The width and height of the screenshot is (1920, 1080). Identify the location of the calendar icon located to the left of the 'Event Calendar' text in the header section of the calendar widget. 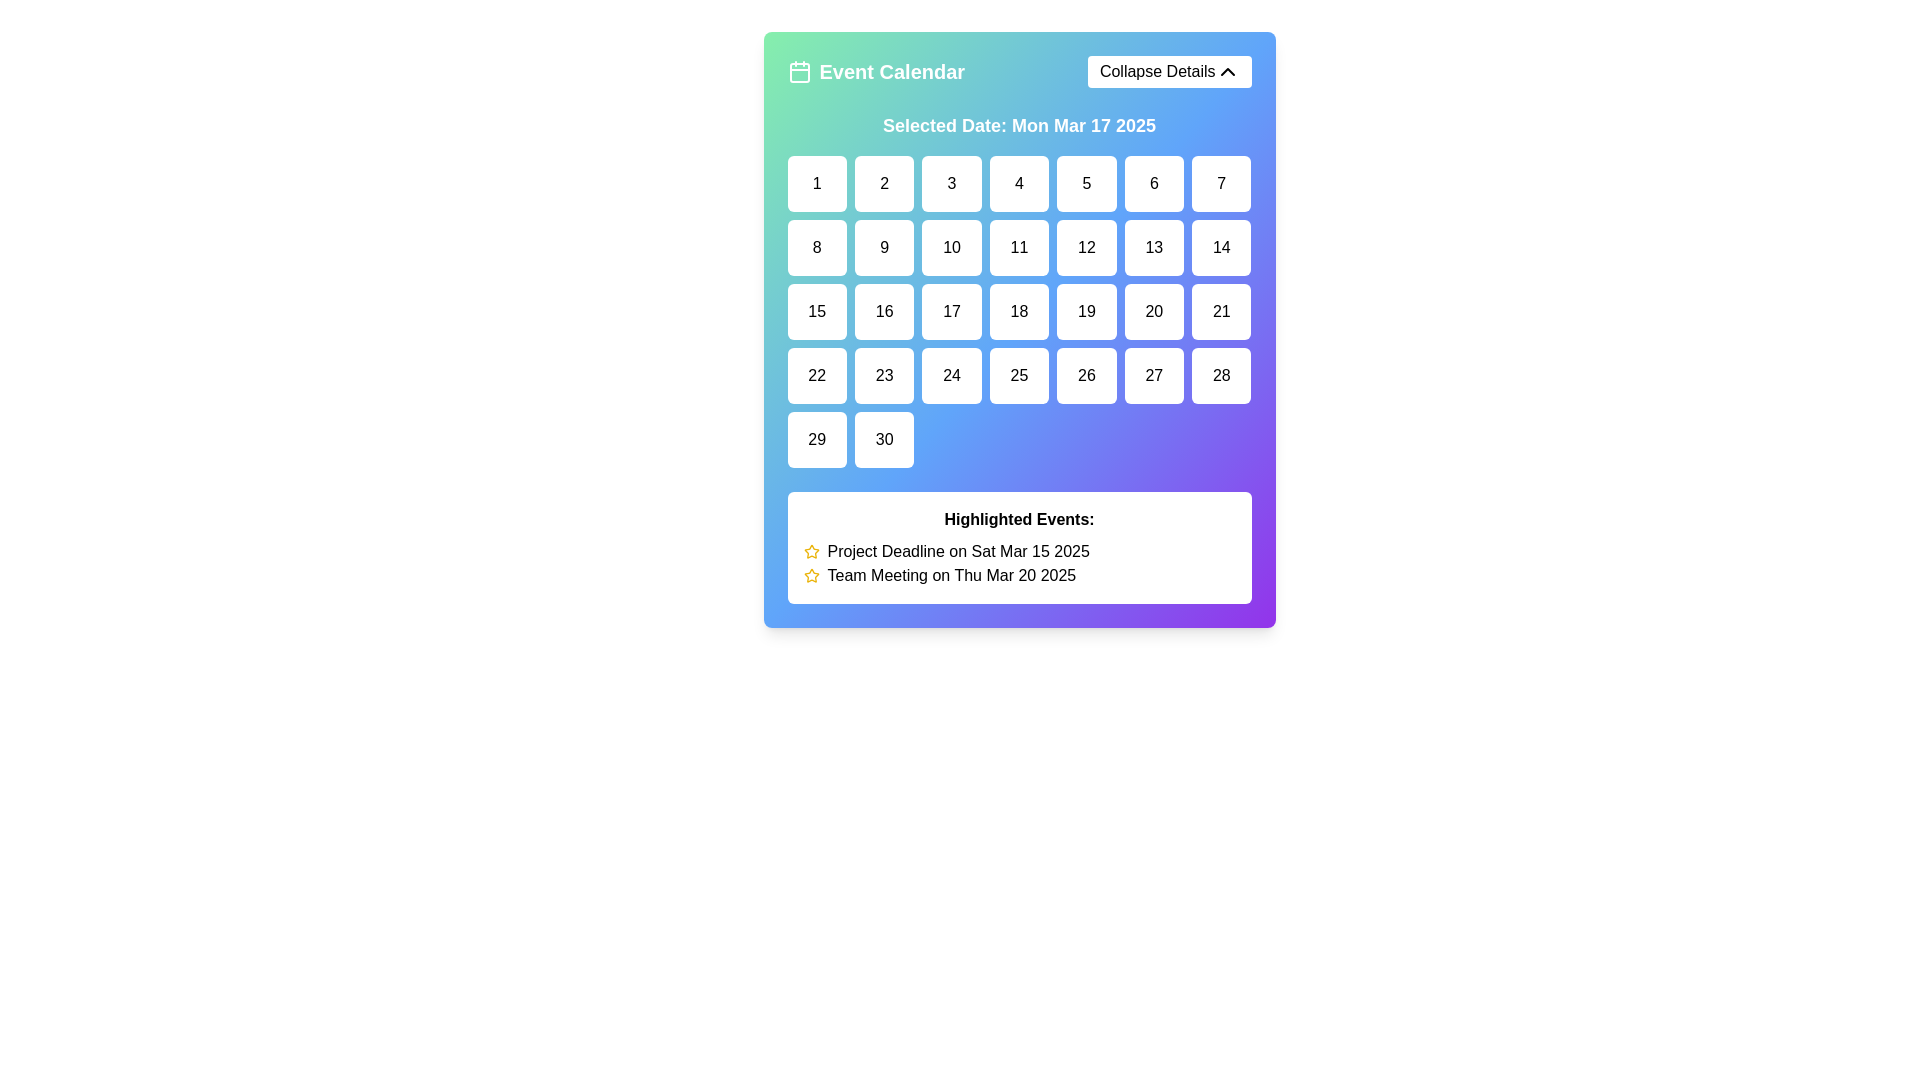
(798, 71).